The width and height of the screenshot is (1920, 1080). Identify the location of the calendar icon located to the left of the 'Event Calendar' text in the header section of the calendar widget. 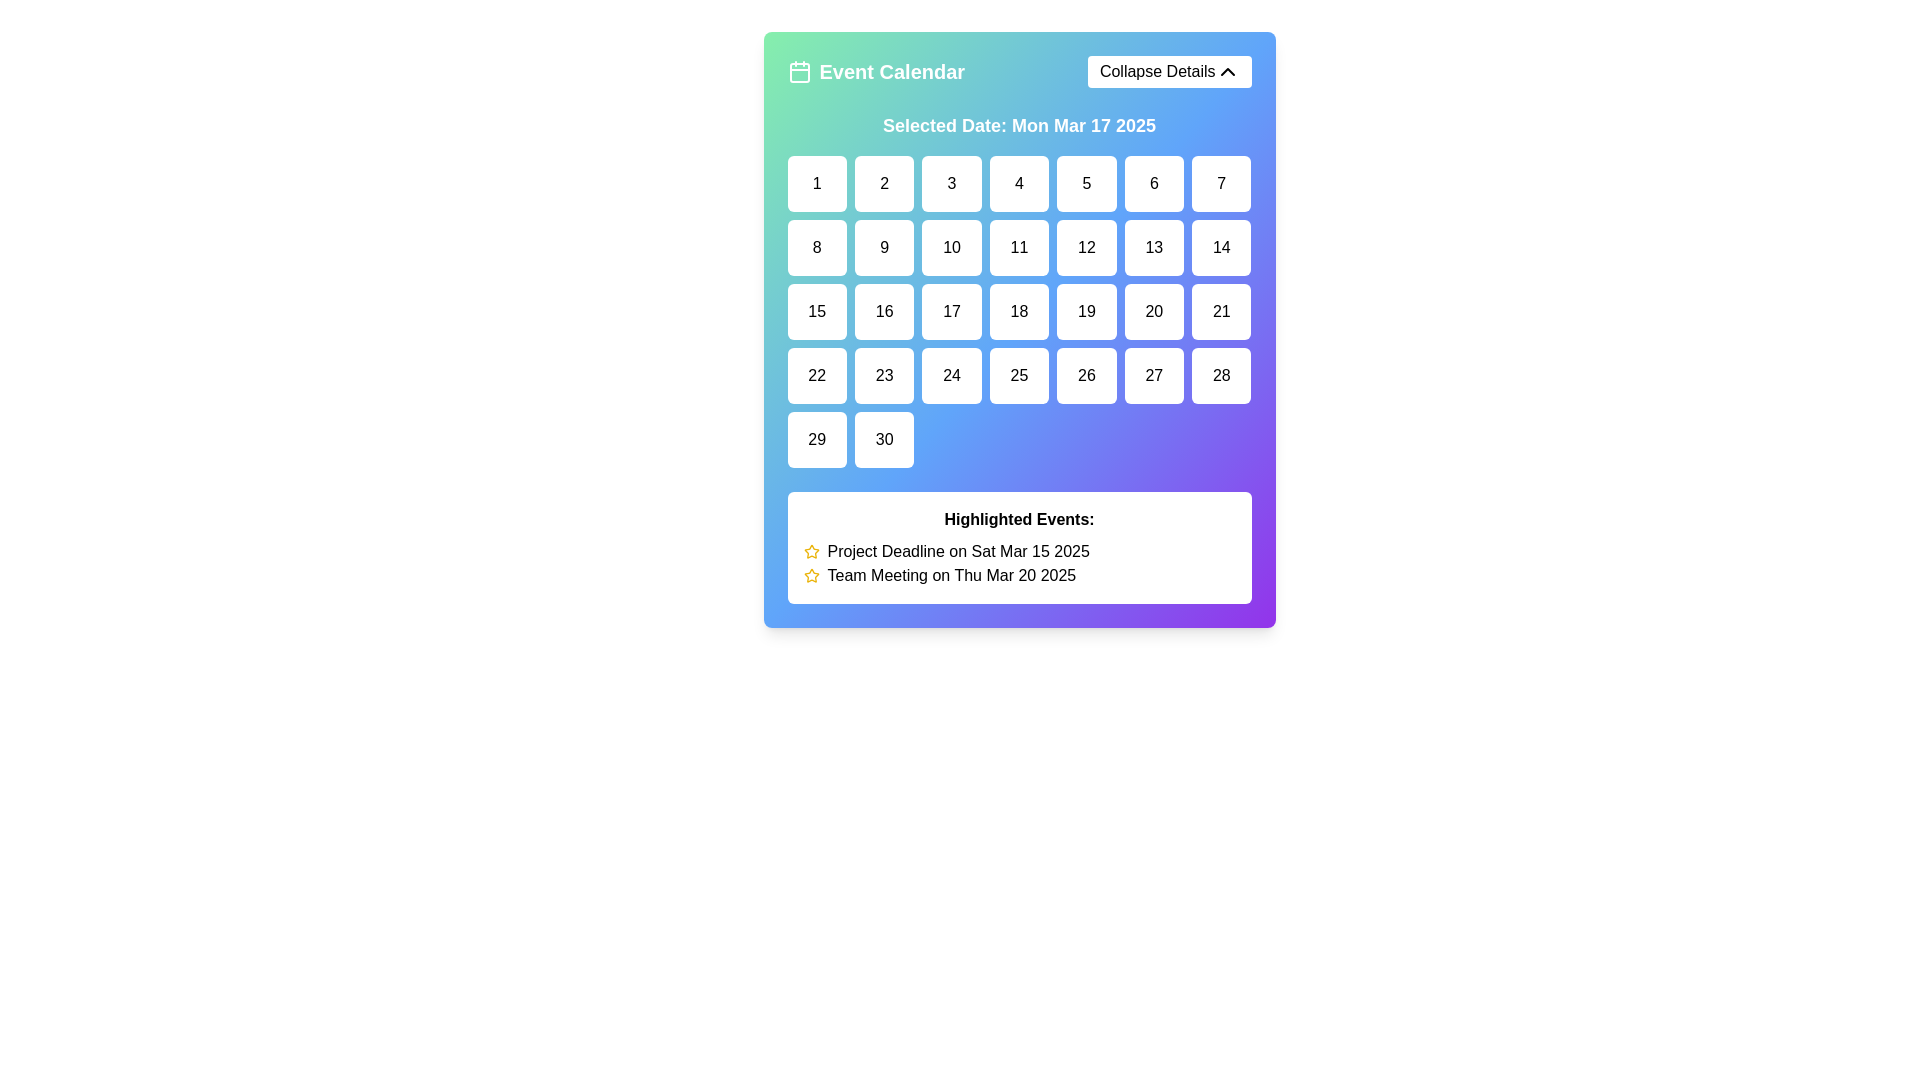
(798, 71).